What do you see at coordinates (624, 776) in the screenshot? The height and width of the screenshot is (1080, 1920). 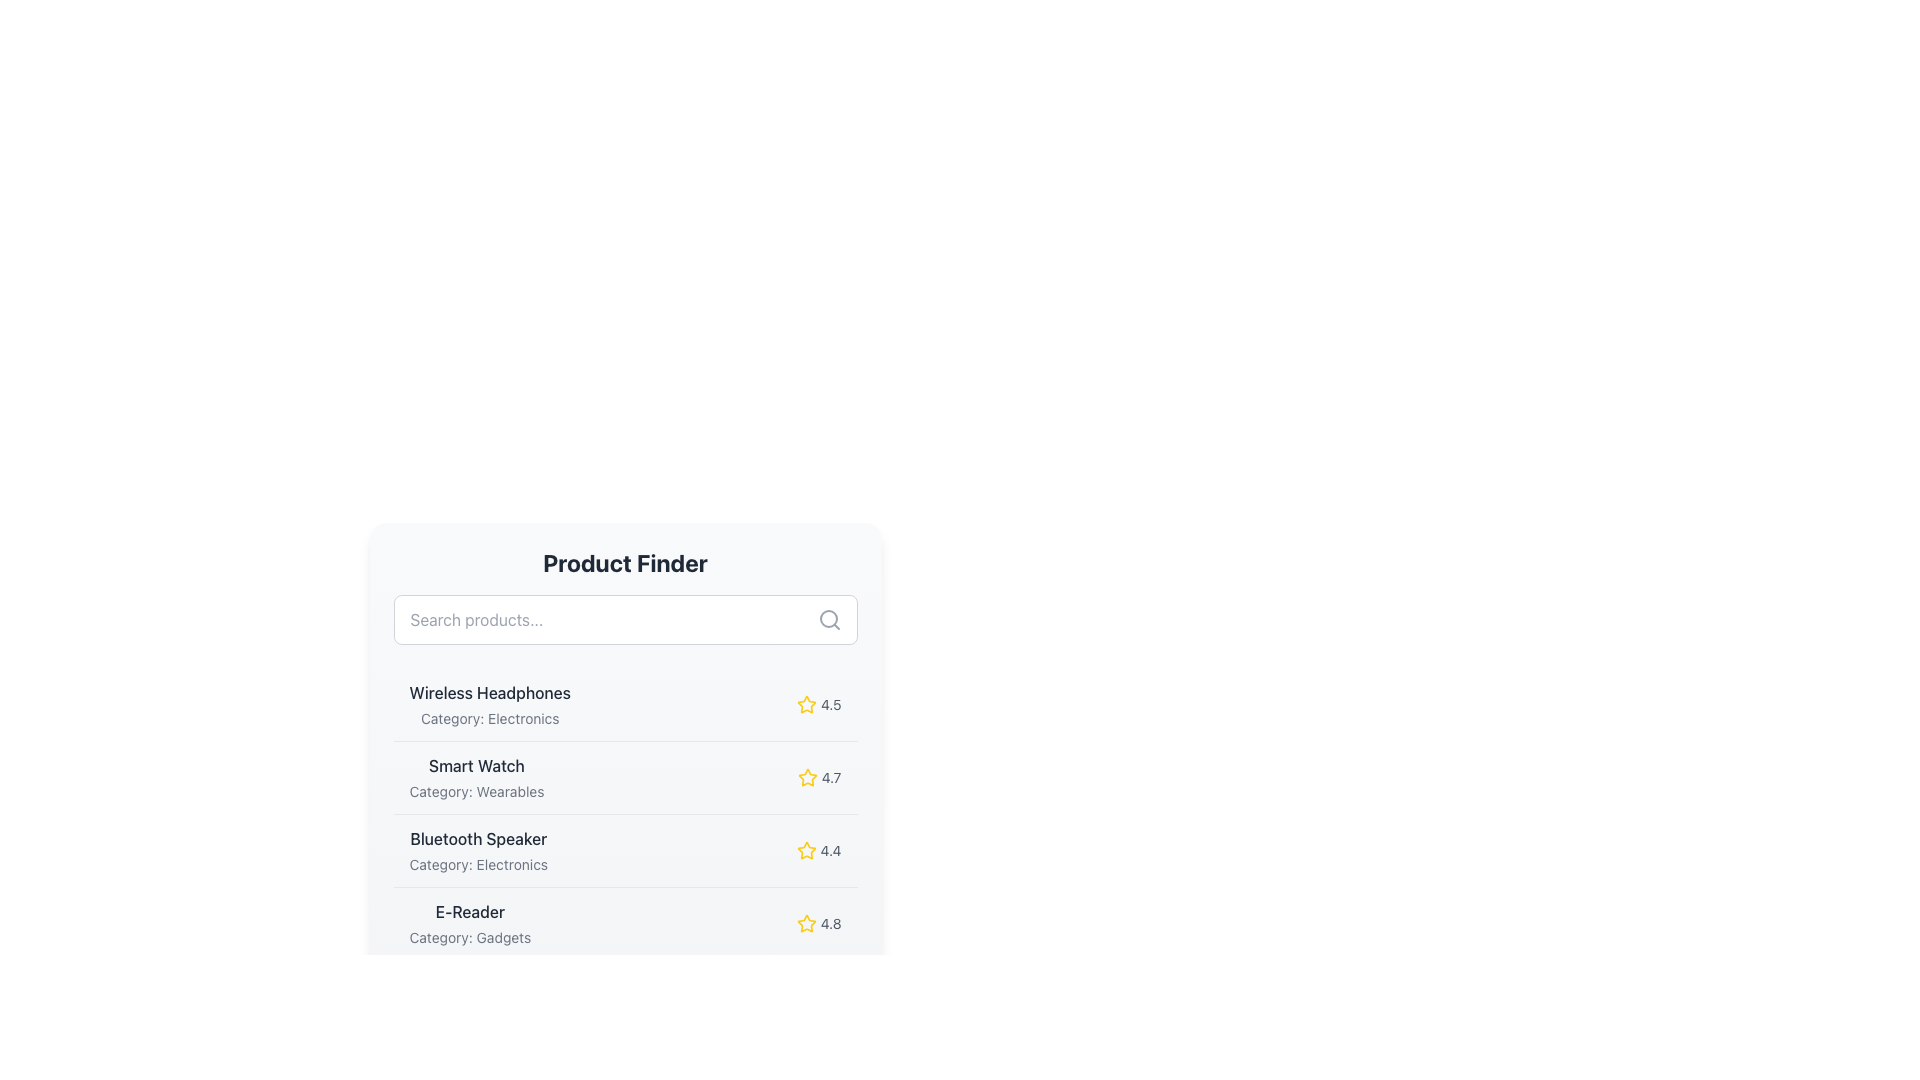 I see `the second product item in the 'Product Finder' interface, which is a 'Smart Watch' with a rating of '4.7'` at bounding box center [624, 776].